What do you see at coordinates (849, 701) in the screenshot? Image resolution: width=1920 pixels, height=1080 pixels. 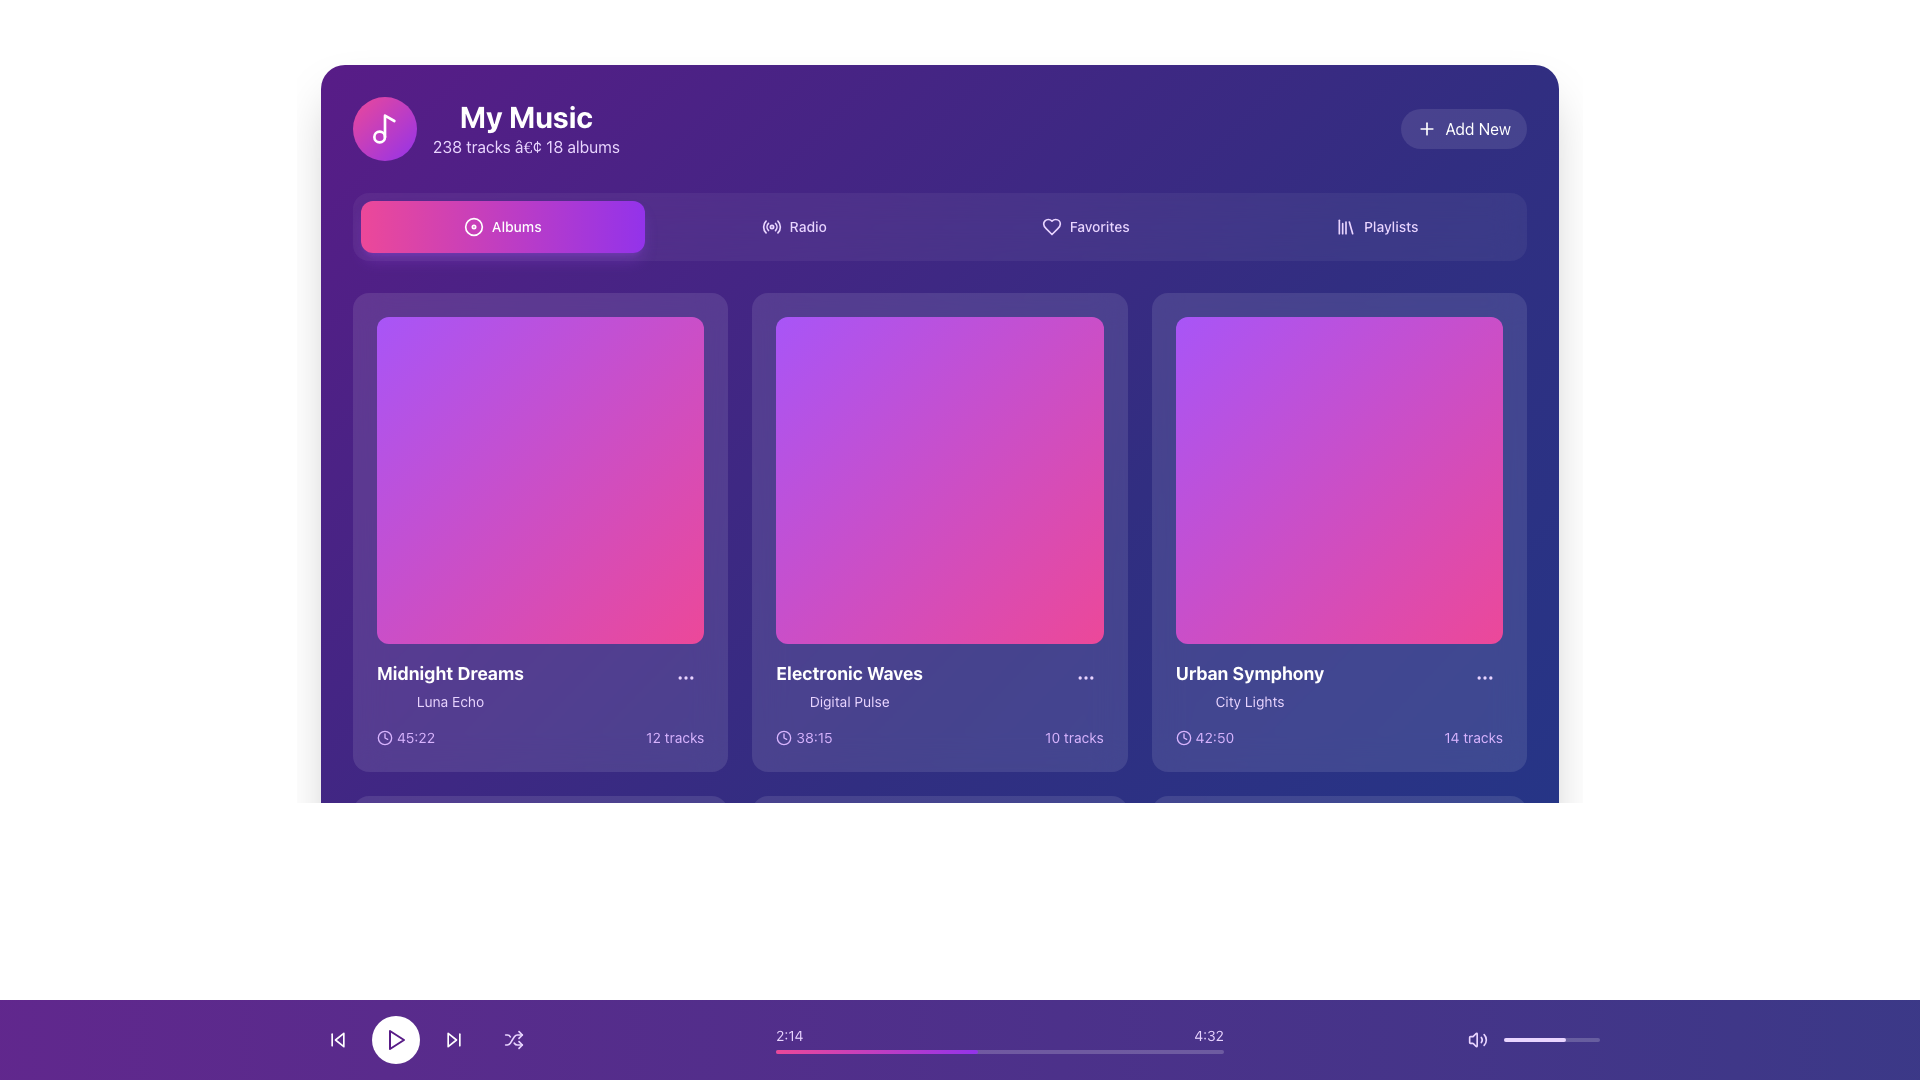 I see `text label that provides additional information related to the card titled 'Electronic Waves', located at the center of the card beneath the title` at bounding box center [849, 701].